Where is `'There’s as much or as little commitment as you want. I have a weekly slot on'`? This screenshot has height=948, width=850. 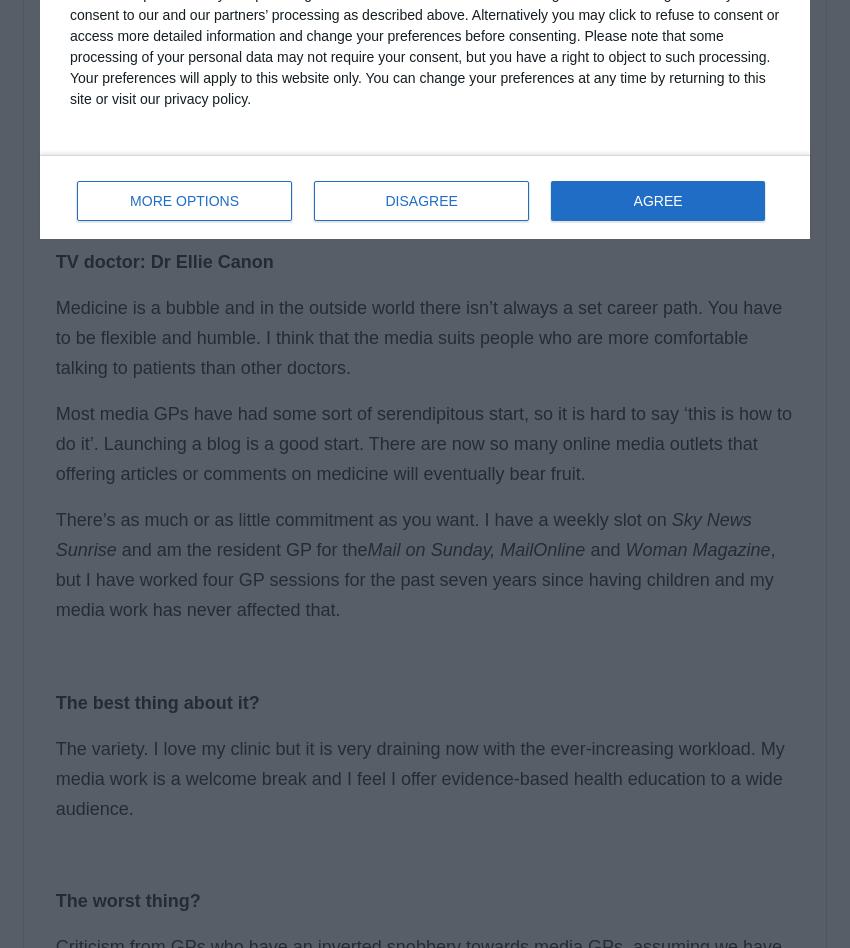 'There’s as much or as little commitment as you want. I have a weekly slot on' is located at coordinates (362, 519).